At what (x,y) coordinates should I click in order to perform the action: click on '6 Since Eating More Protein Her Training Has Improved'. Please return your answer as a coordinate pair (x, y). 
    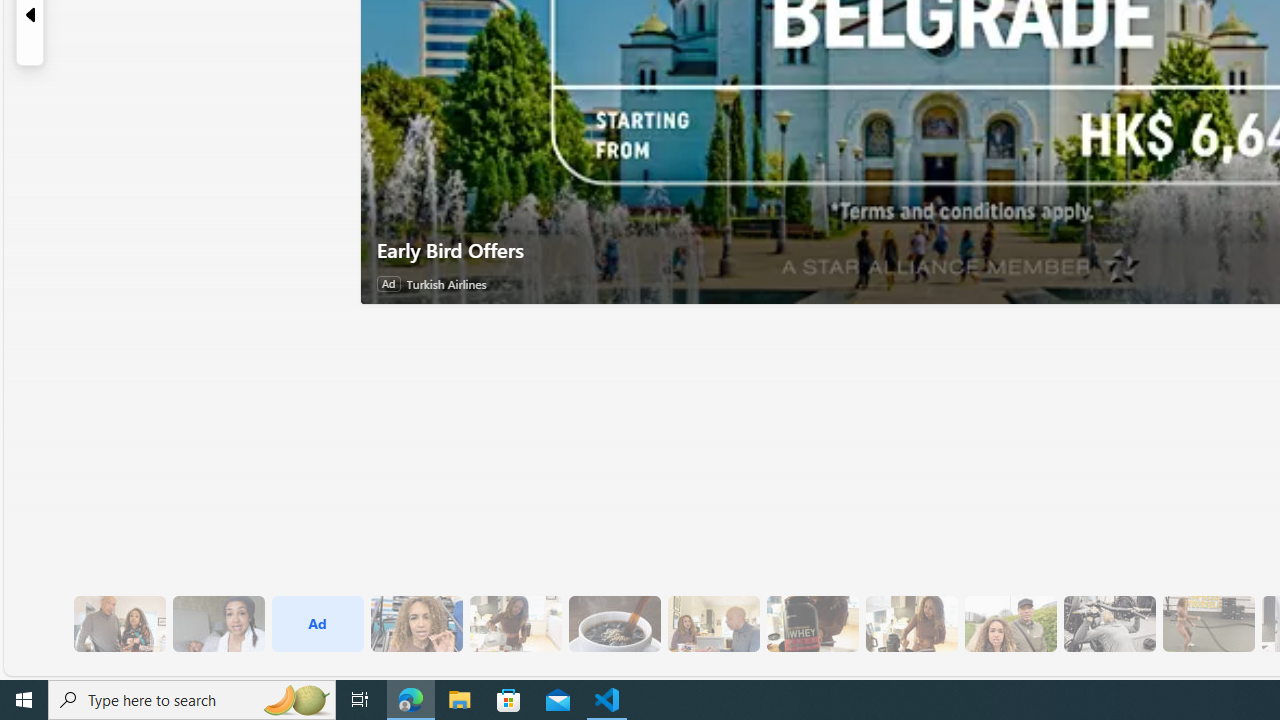
    Looking at the image, I should click on (812, 623).